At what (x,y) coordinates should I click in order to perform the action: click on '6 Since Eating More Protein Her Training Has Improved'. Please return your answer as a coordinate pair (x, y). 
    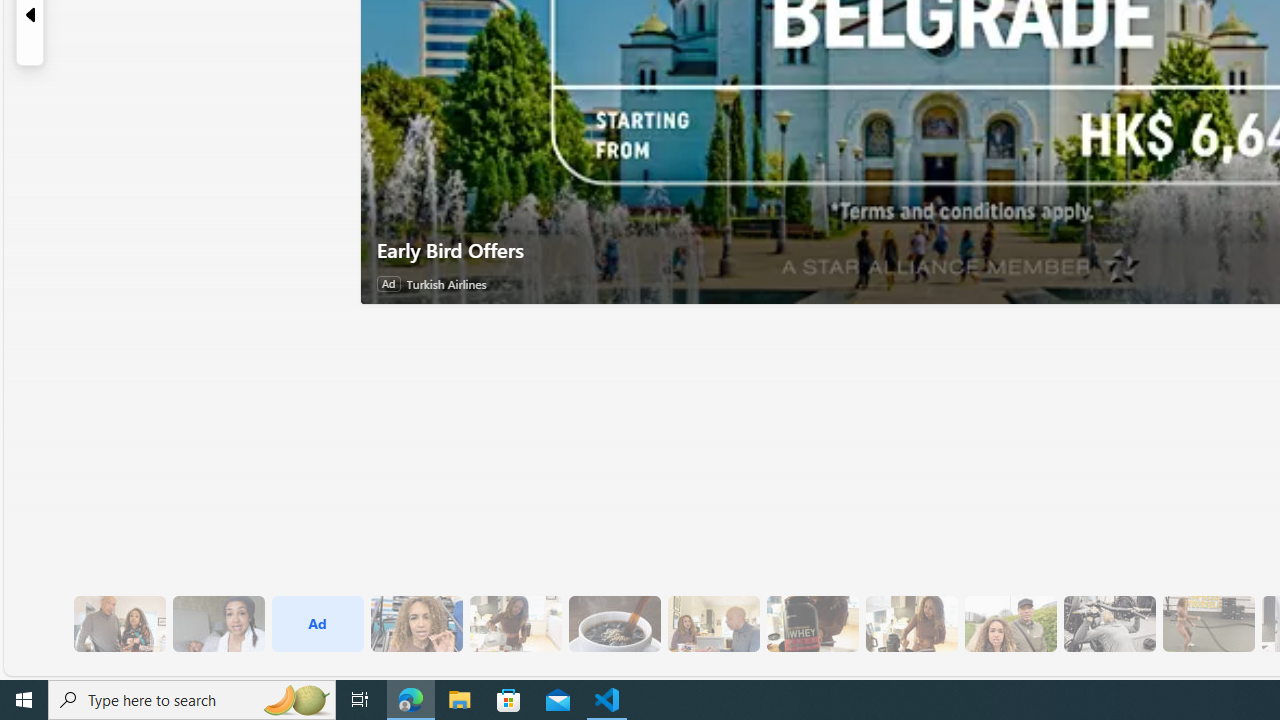
    Looking at the image, I should click on (812, 623).